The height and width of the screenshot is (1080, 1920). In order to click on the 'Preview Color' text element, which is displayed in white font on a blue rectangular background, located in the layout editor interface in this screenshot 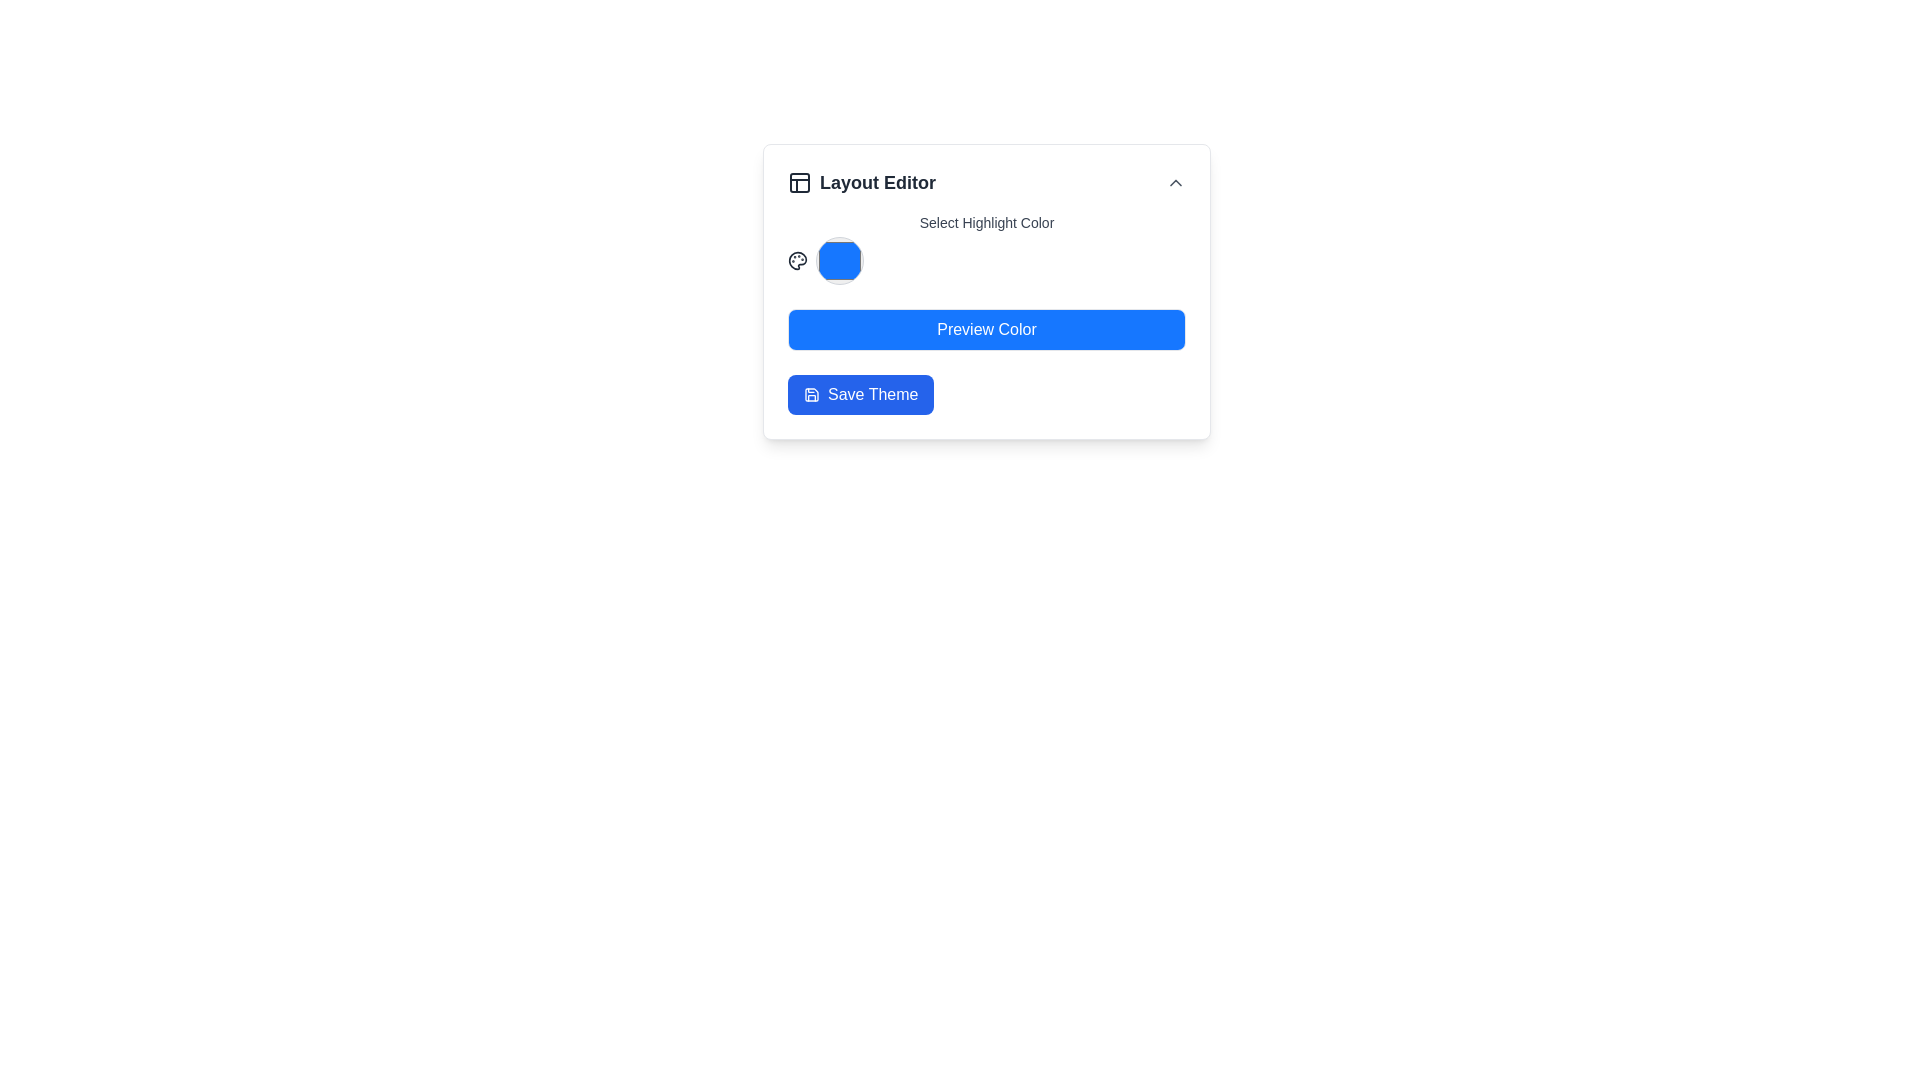, I will do `click(987, 328)`.